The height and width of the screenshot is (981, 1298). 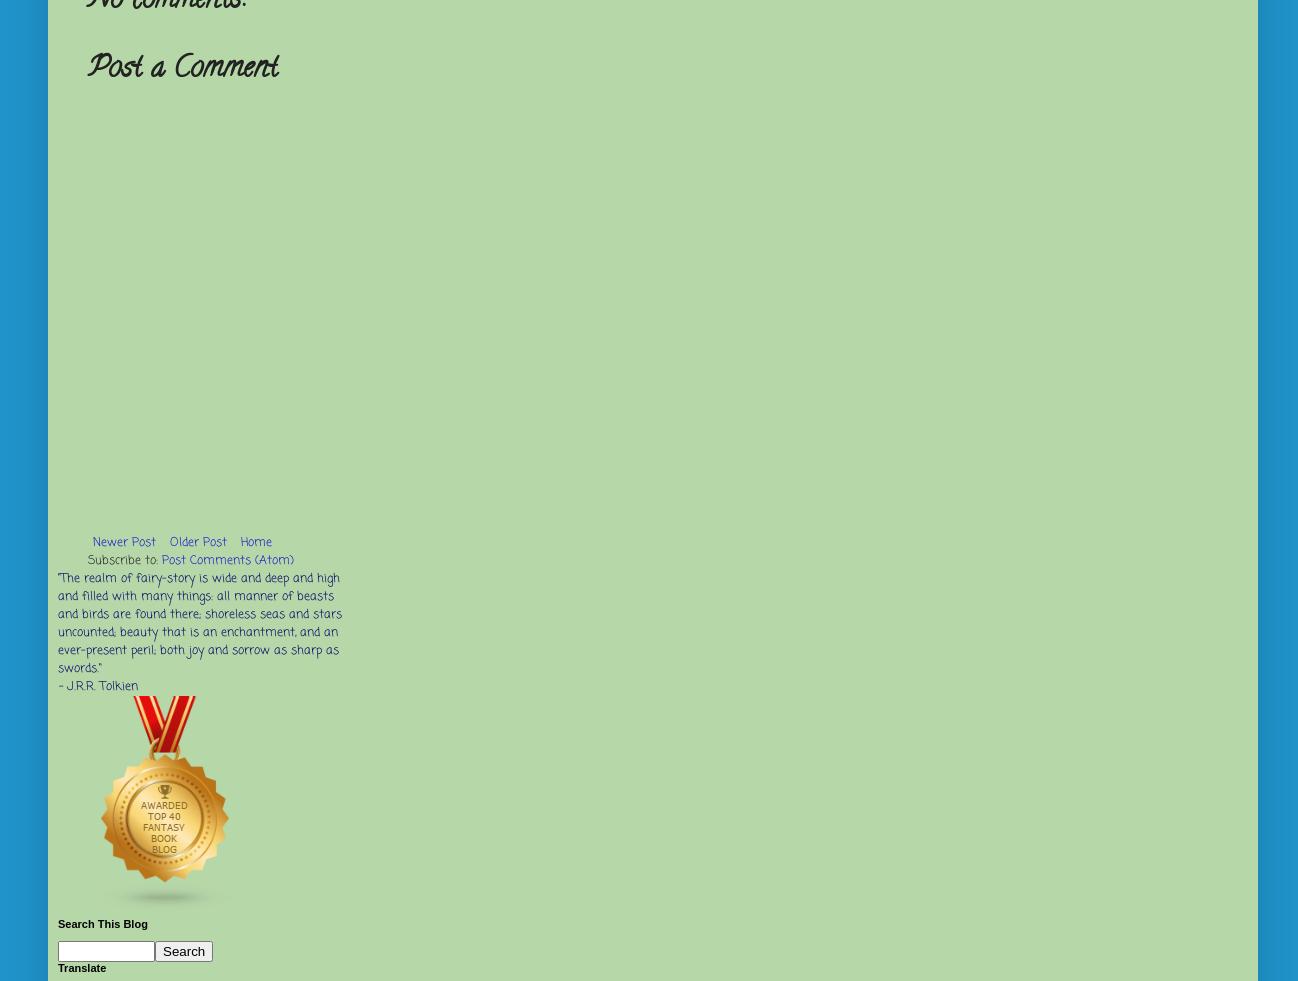 What do you see at coordinates (57, 967) in the screenshot?
I see `'Translate'` at bounding box center [57, 967].